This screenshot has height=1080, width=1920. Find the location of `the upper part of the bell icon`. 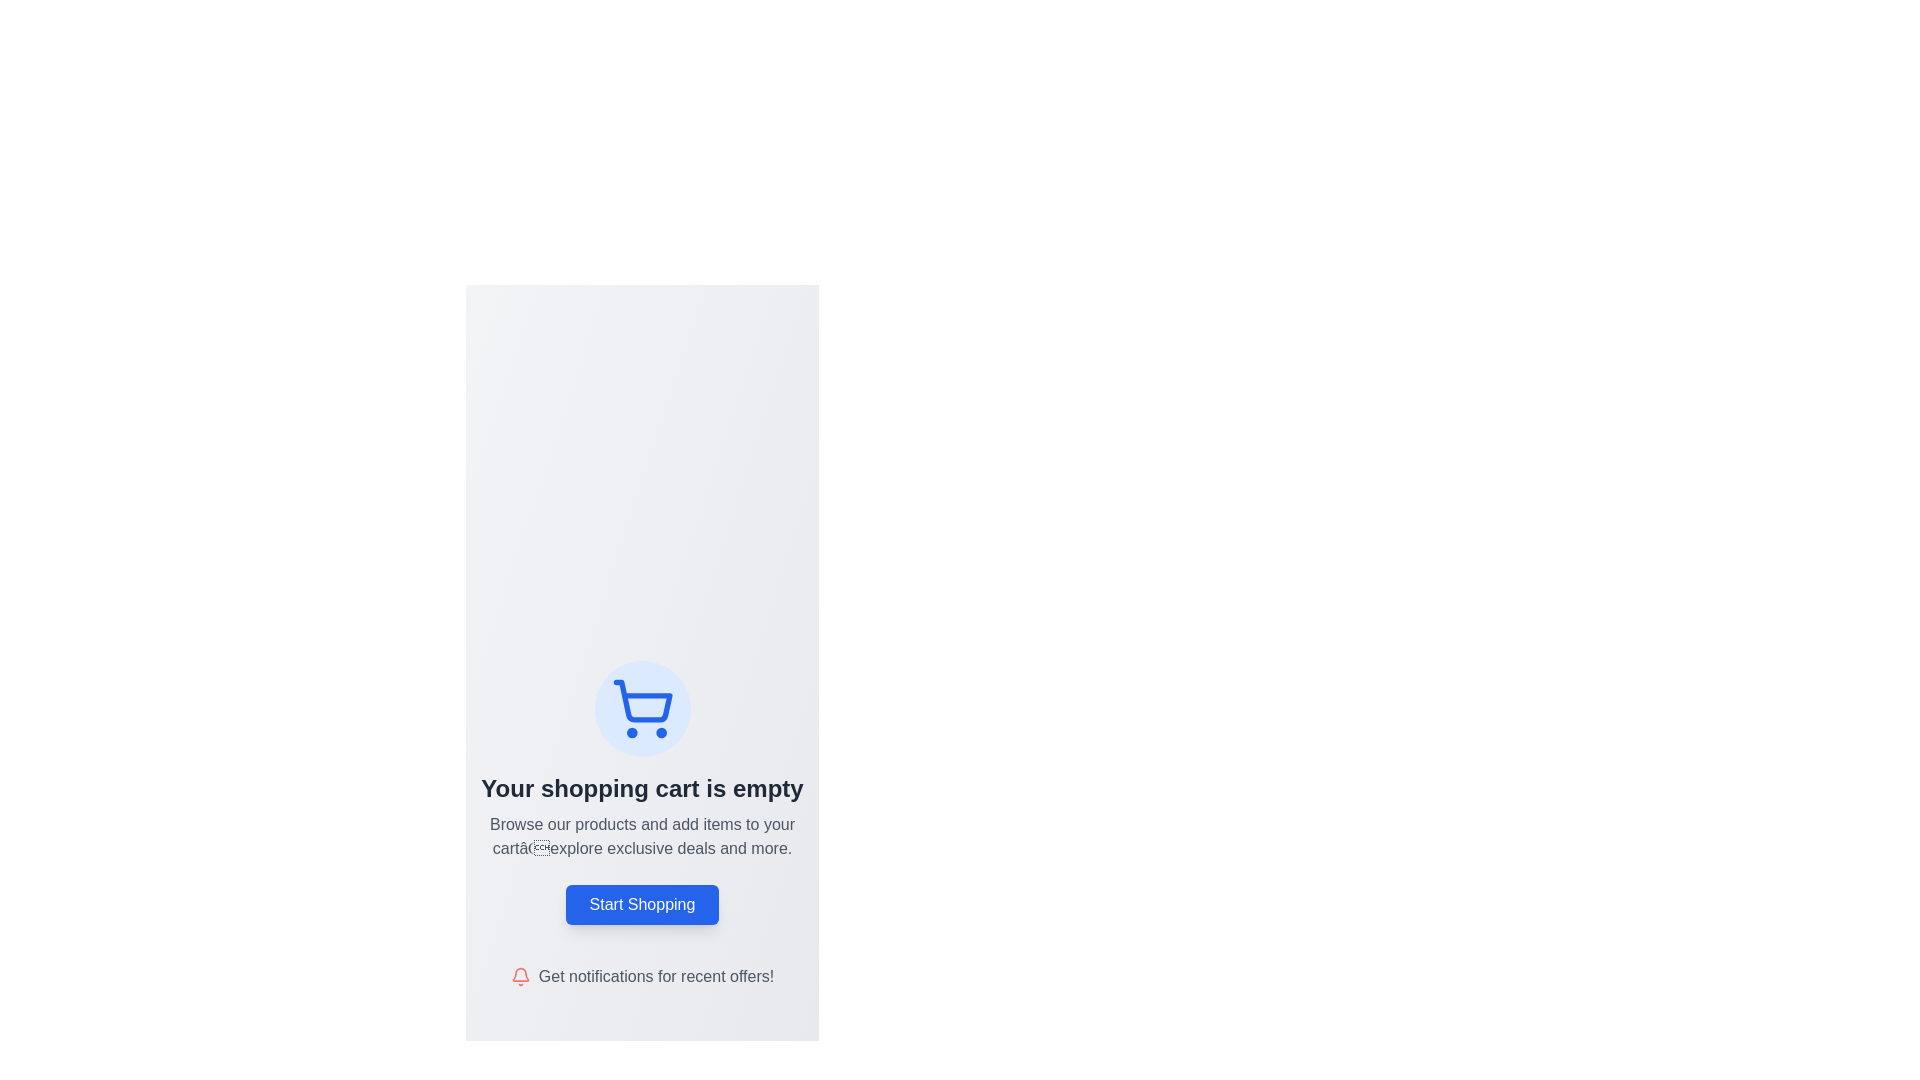

the upper part of the bell icon is located at coordinates (520, 973).